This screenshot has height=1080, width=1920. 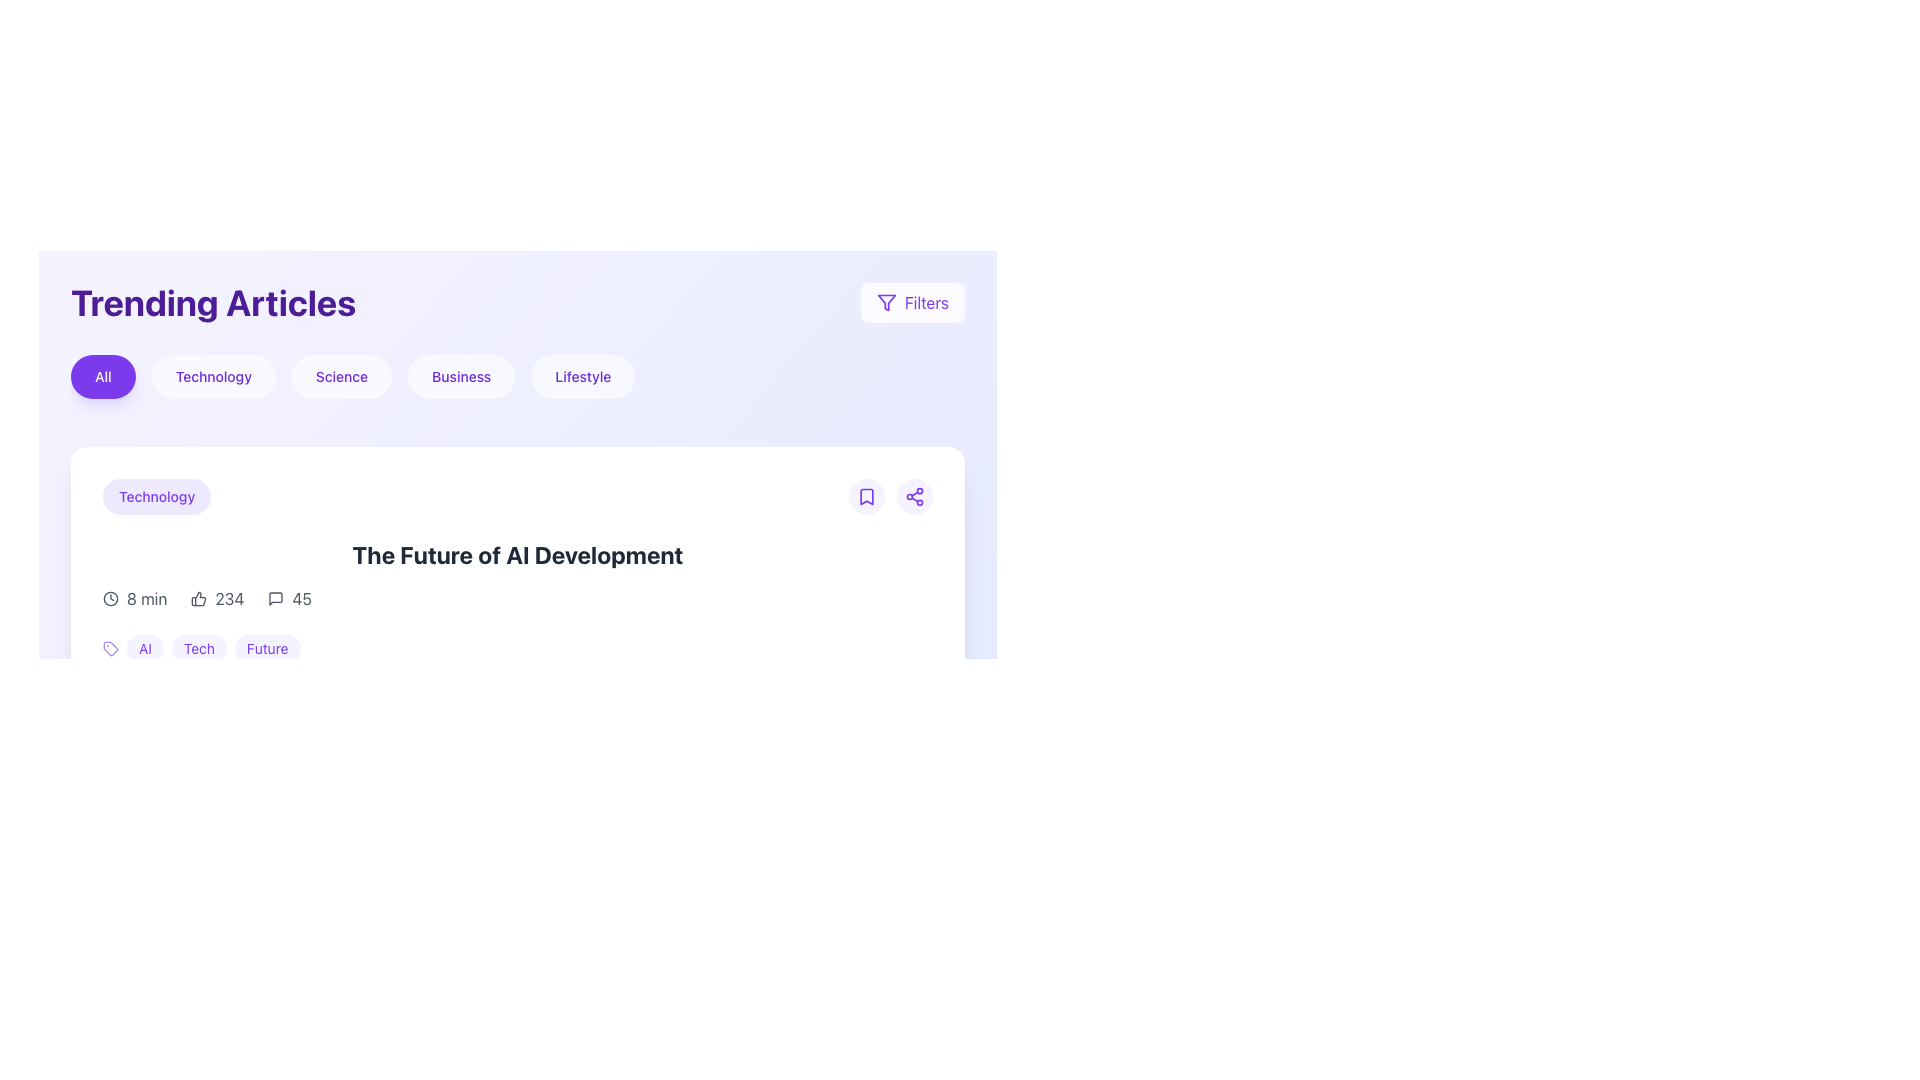 I want to click on the tag labeled 'Future', which is a pill-shaped violet background with bold violet text, positioned to the right of the 'AI' and 'Tech' tags, so click(x=266, y=648).